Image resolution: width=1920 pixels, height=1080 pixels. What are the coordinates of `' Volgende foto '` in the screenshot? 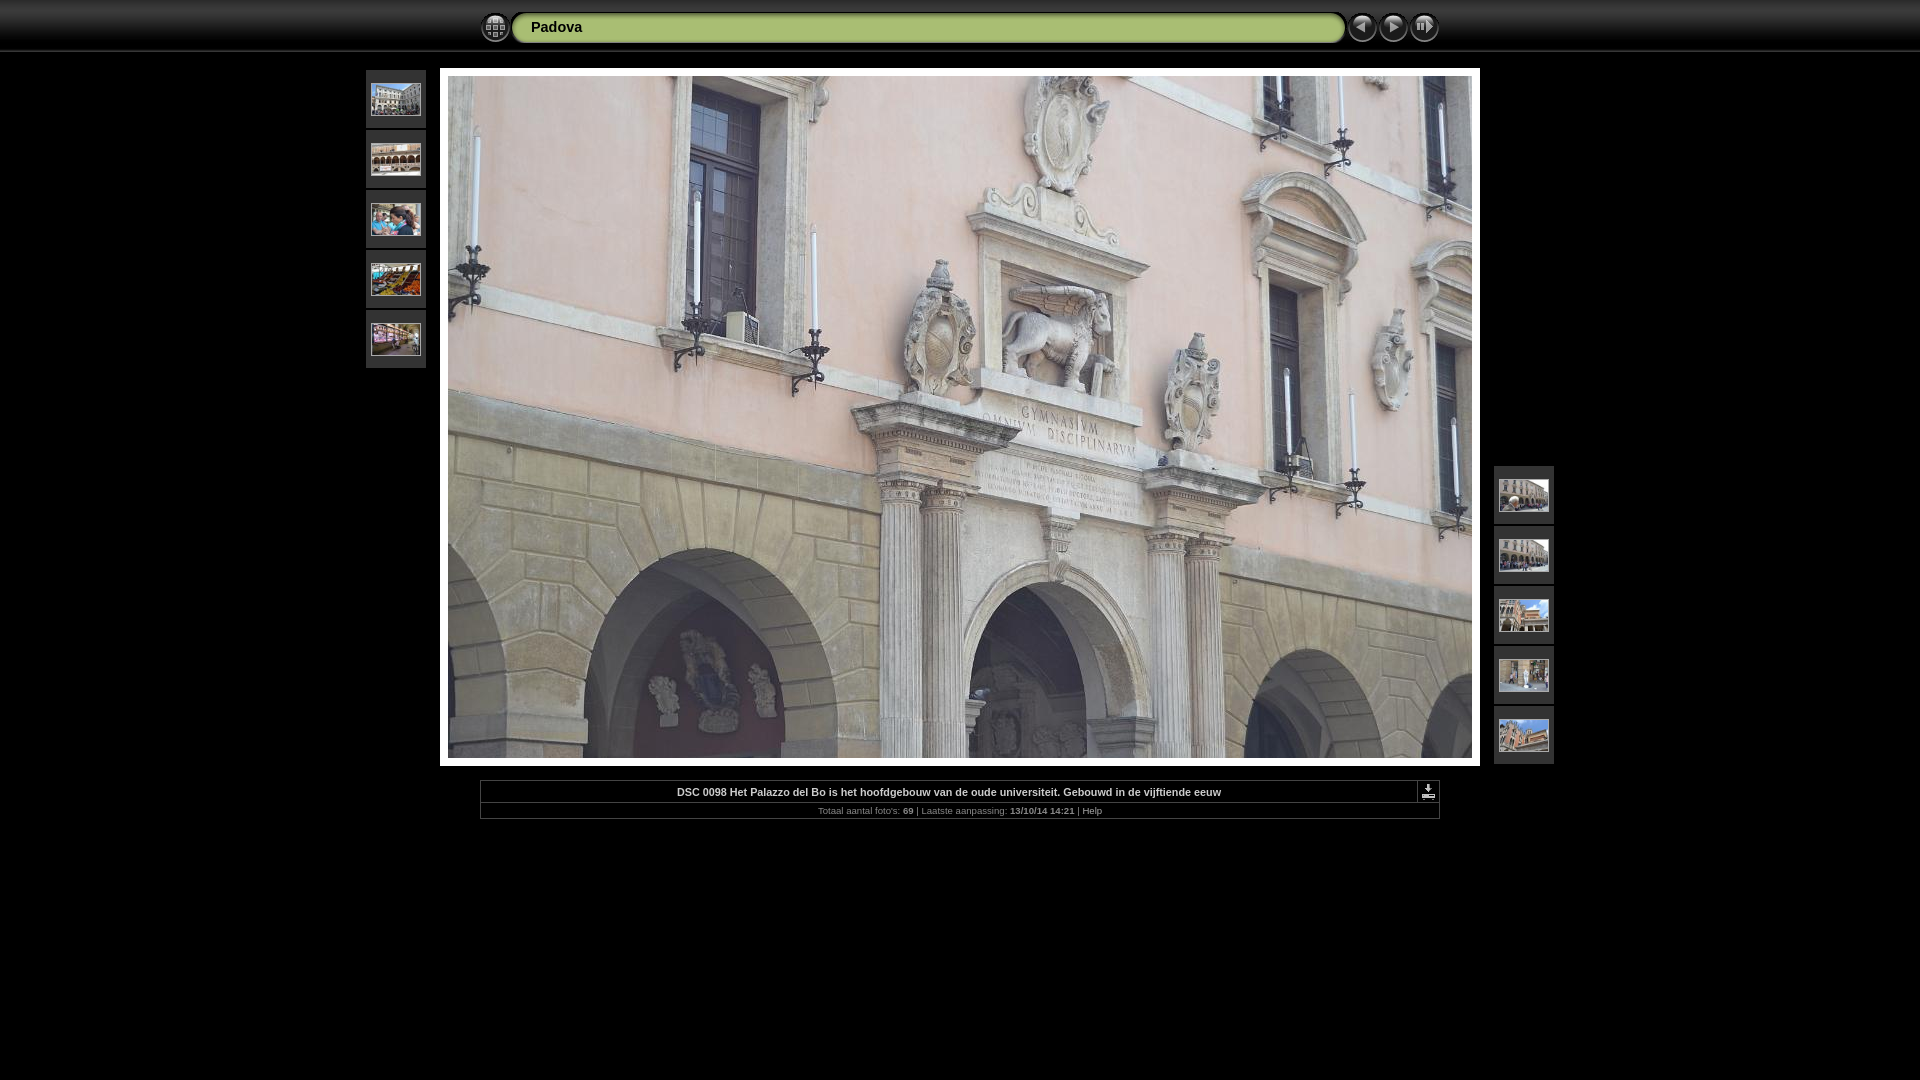 It's located at (1392, 27).